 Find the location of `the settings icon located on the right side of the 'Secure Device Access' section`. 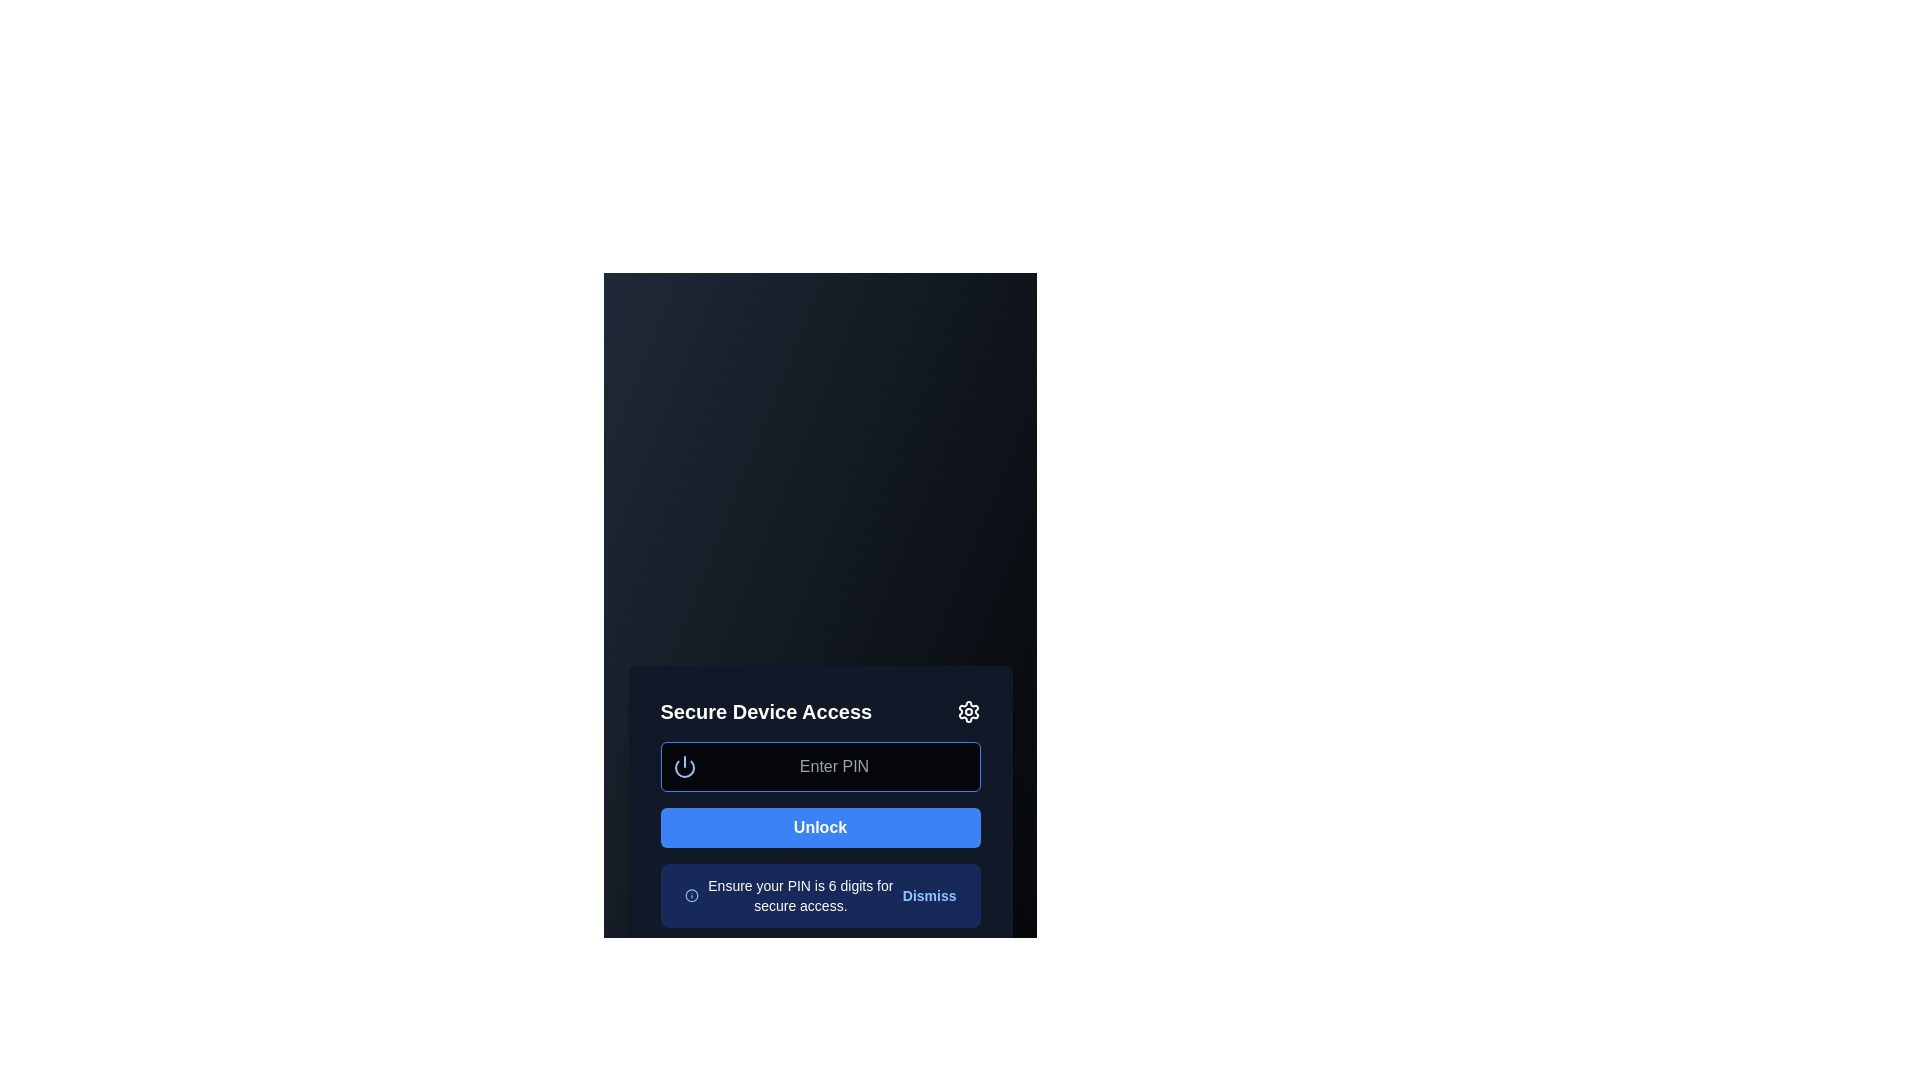

the settings icon located on the right side of the 'Secure Device Access' section is located at coordinates (968, 711).